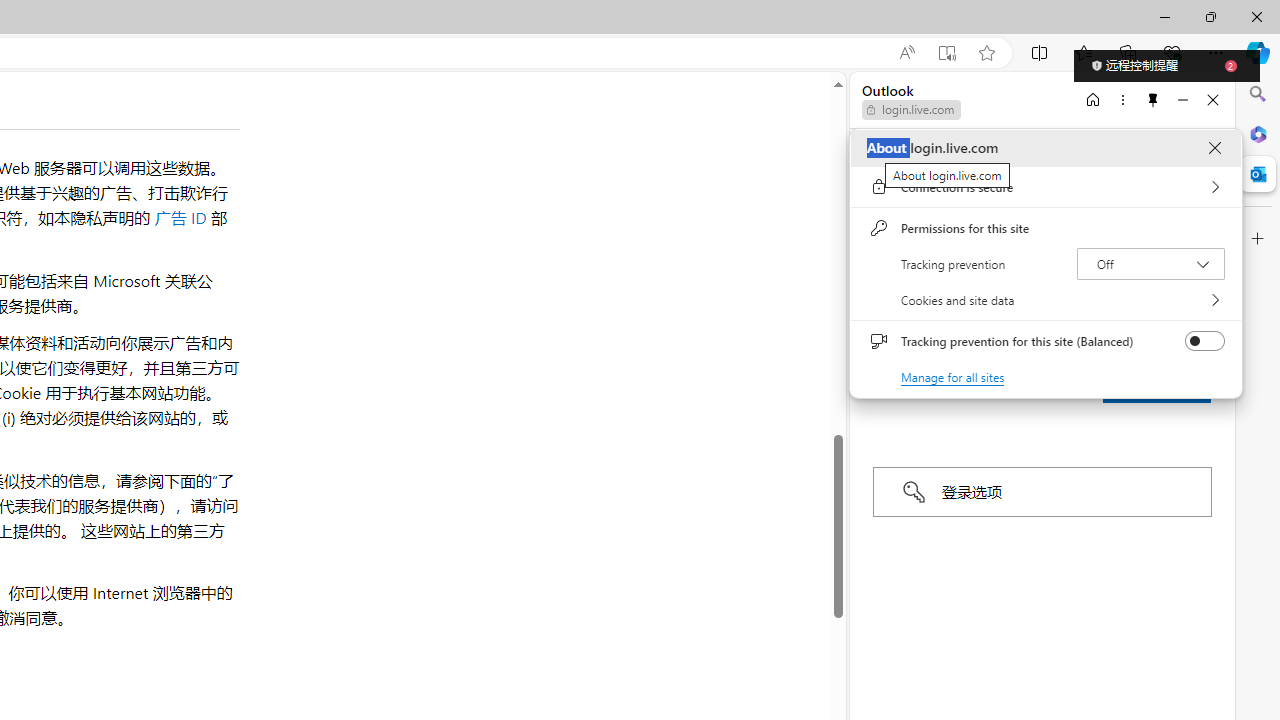  What do you see at coordinates (951, 377) in the screenshot?
I see `'Manage for all sites'` at bounding box center [951, 377].